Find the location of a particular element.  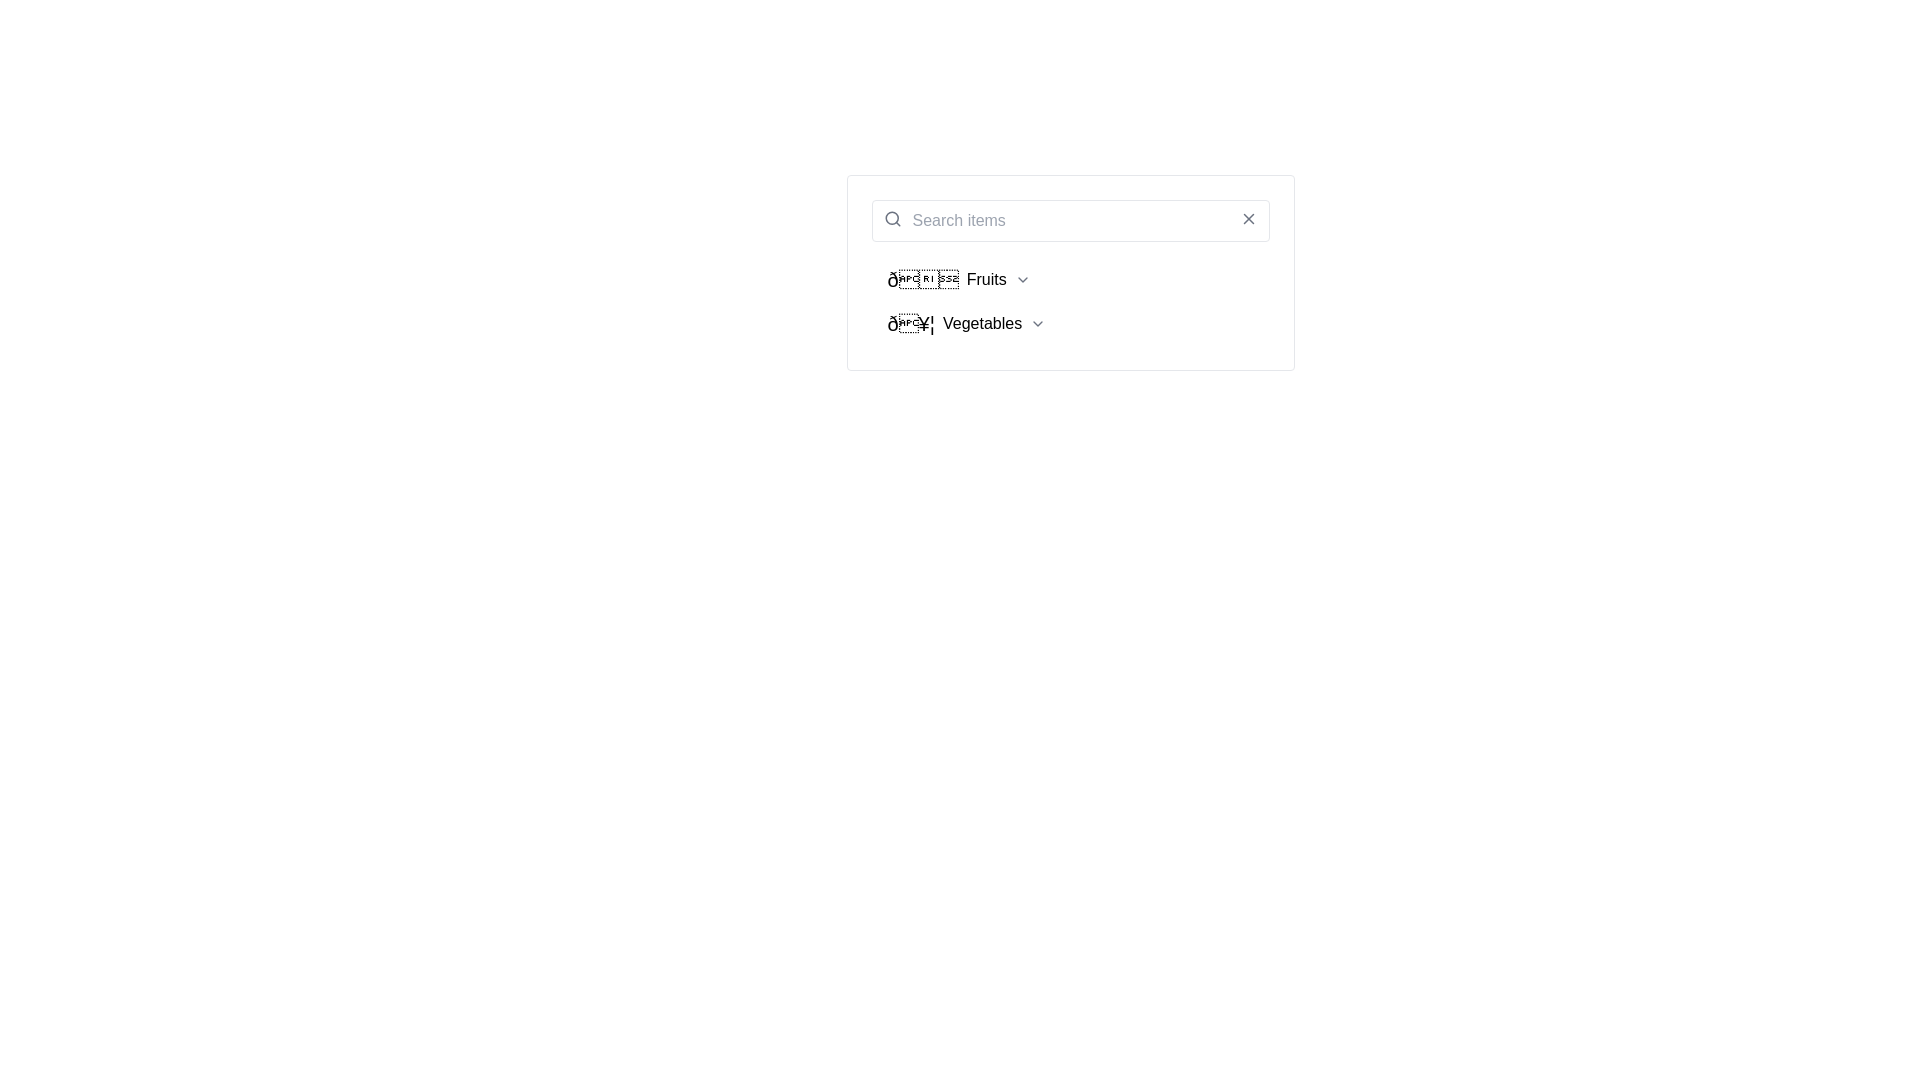

the Dropdown toggle button labeled 'Fruits' with a fruit emoji and a downward arrow, which is the first item in the dropdown menu below the search bar is located at coordinates (1069, 280).